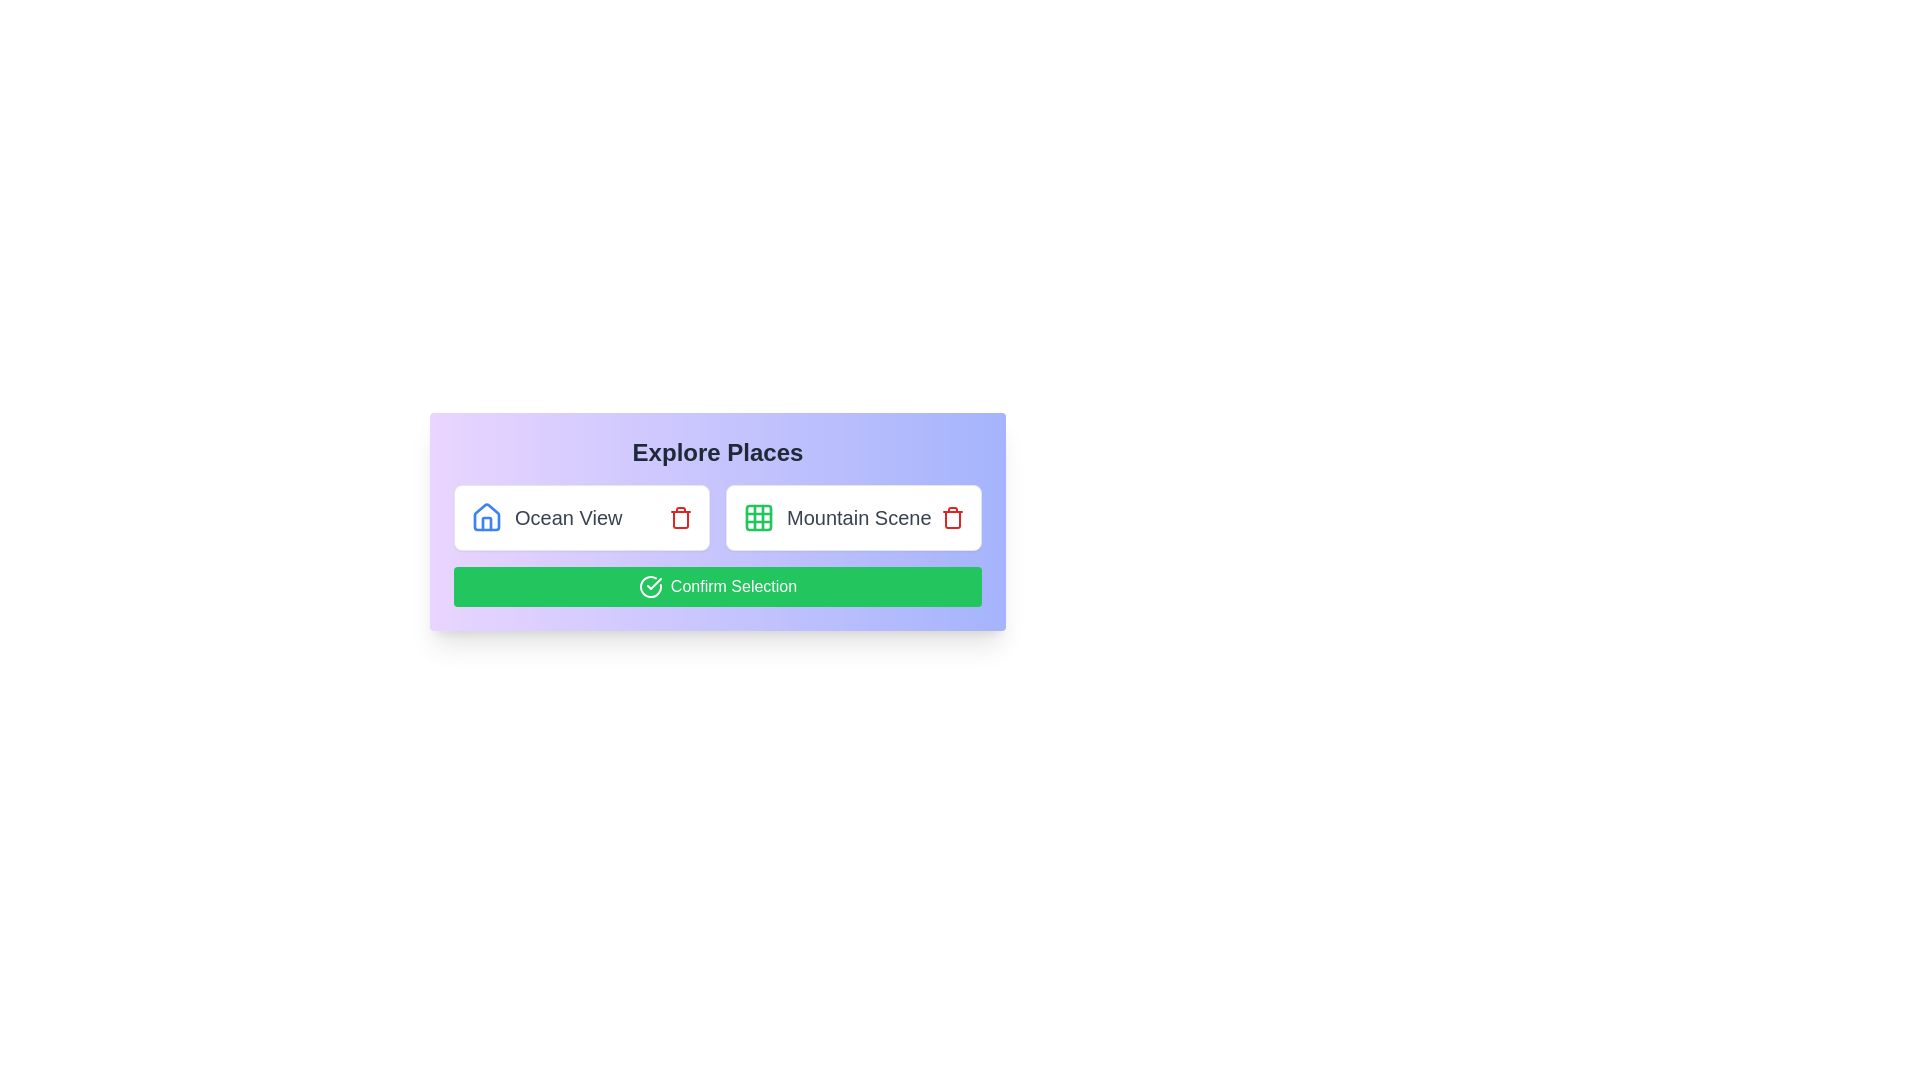  Describe the element at coordinates (718, 516) in the screenshot. I see `the 'Ocean View' section of the composite UI component containing selectable items for more details` at that location.